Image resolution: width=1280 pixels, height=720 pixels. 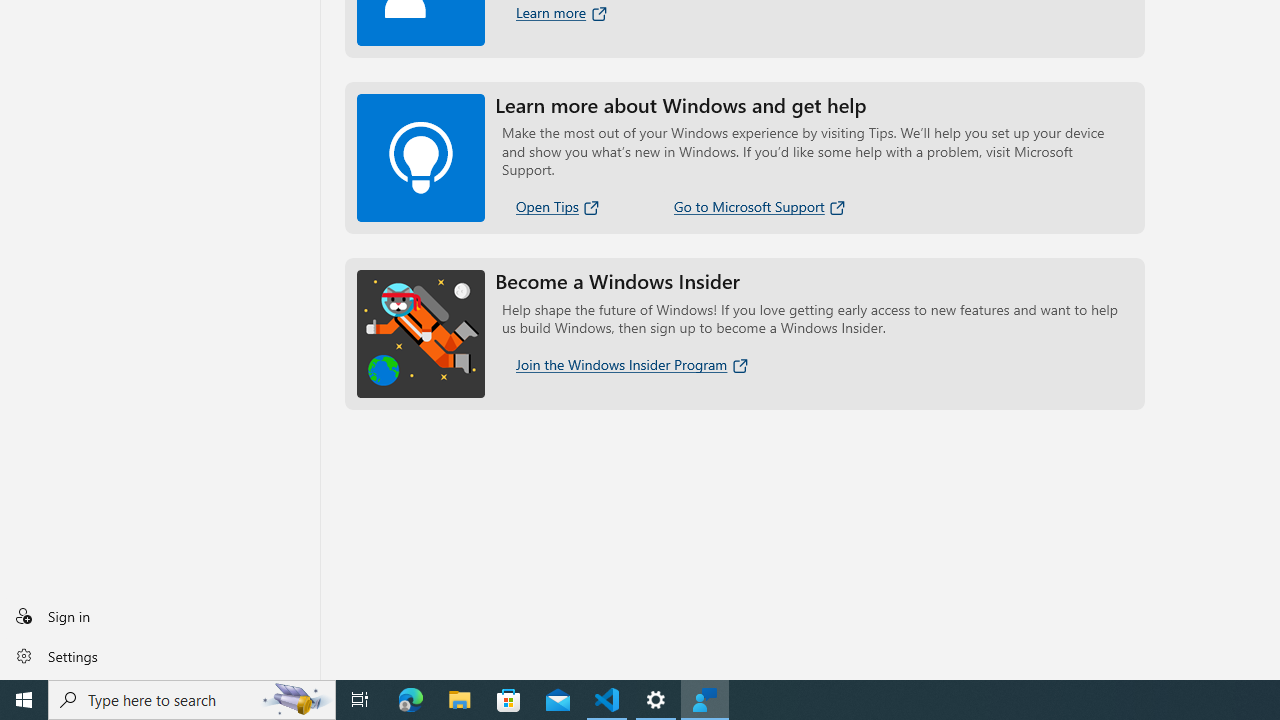 I want to click on 'Microsoft Edge', so click(x=410, y=698).